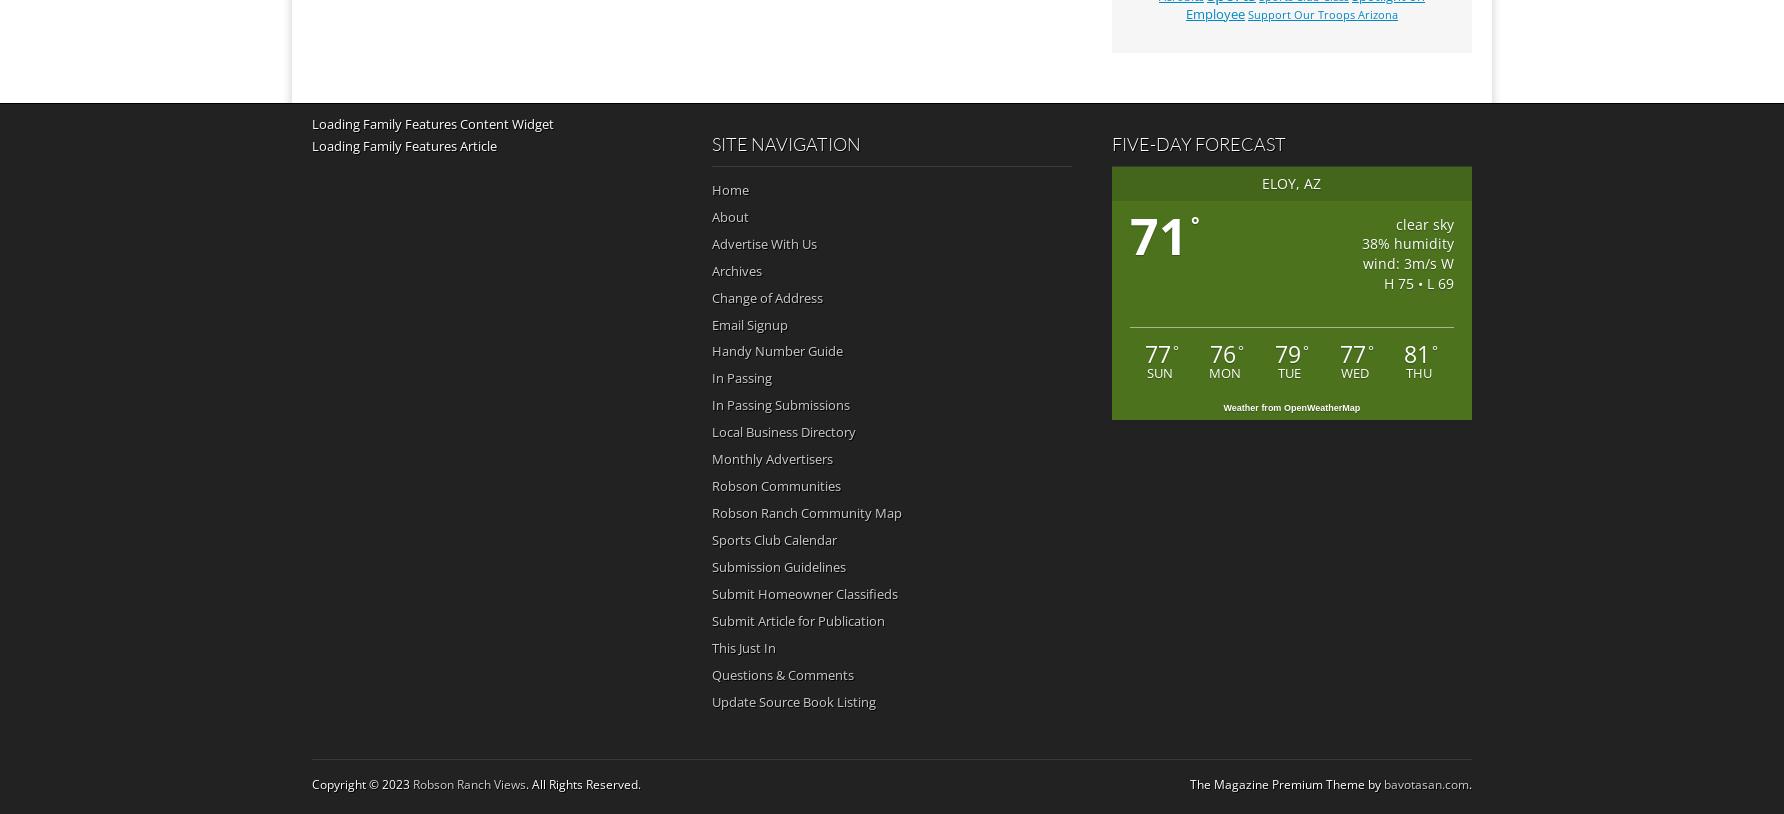 This screenshot has width=1784, height=814. I want to click on 'bavotasan.com', so click(1426, 783).